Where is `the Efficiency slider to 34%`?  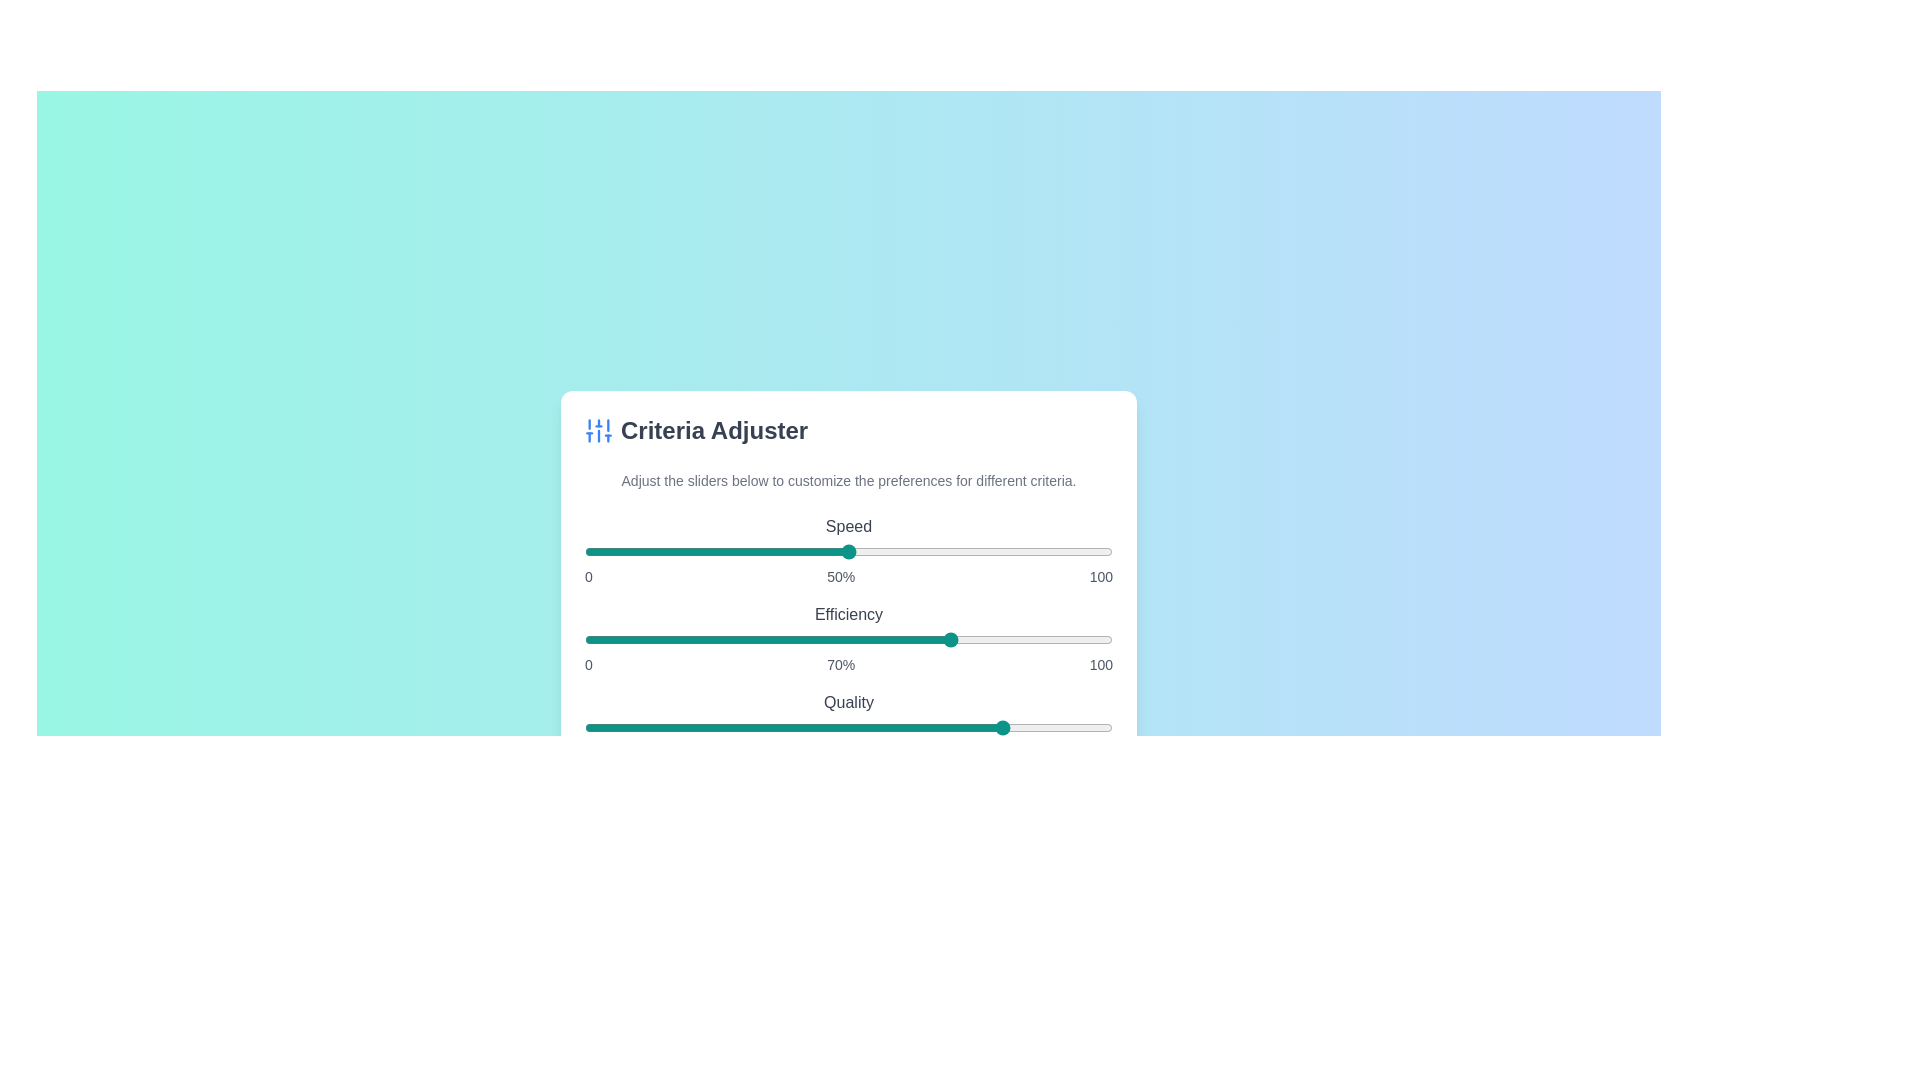 the Efficiency slider to 34% is located at coordinates (763, 640).